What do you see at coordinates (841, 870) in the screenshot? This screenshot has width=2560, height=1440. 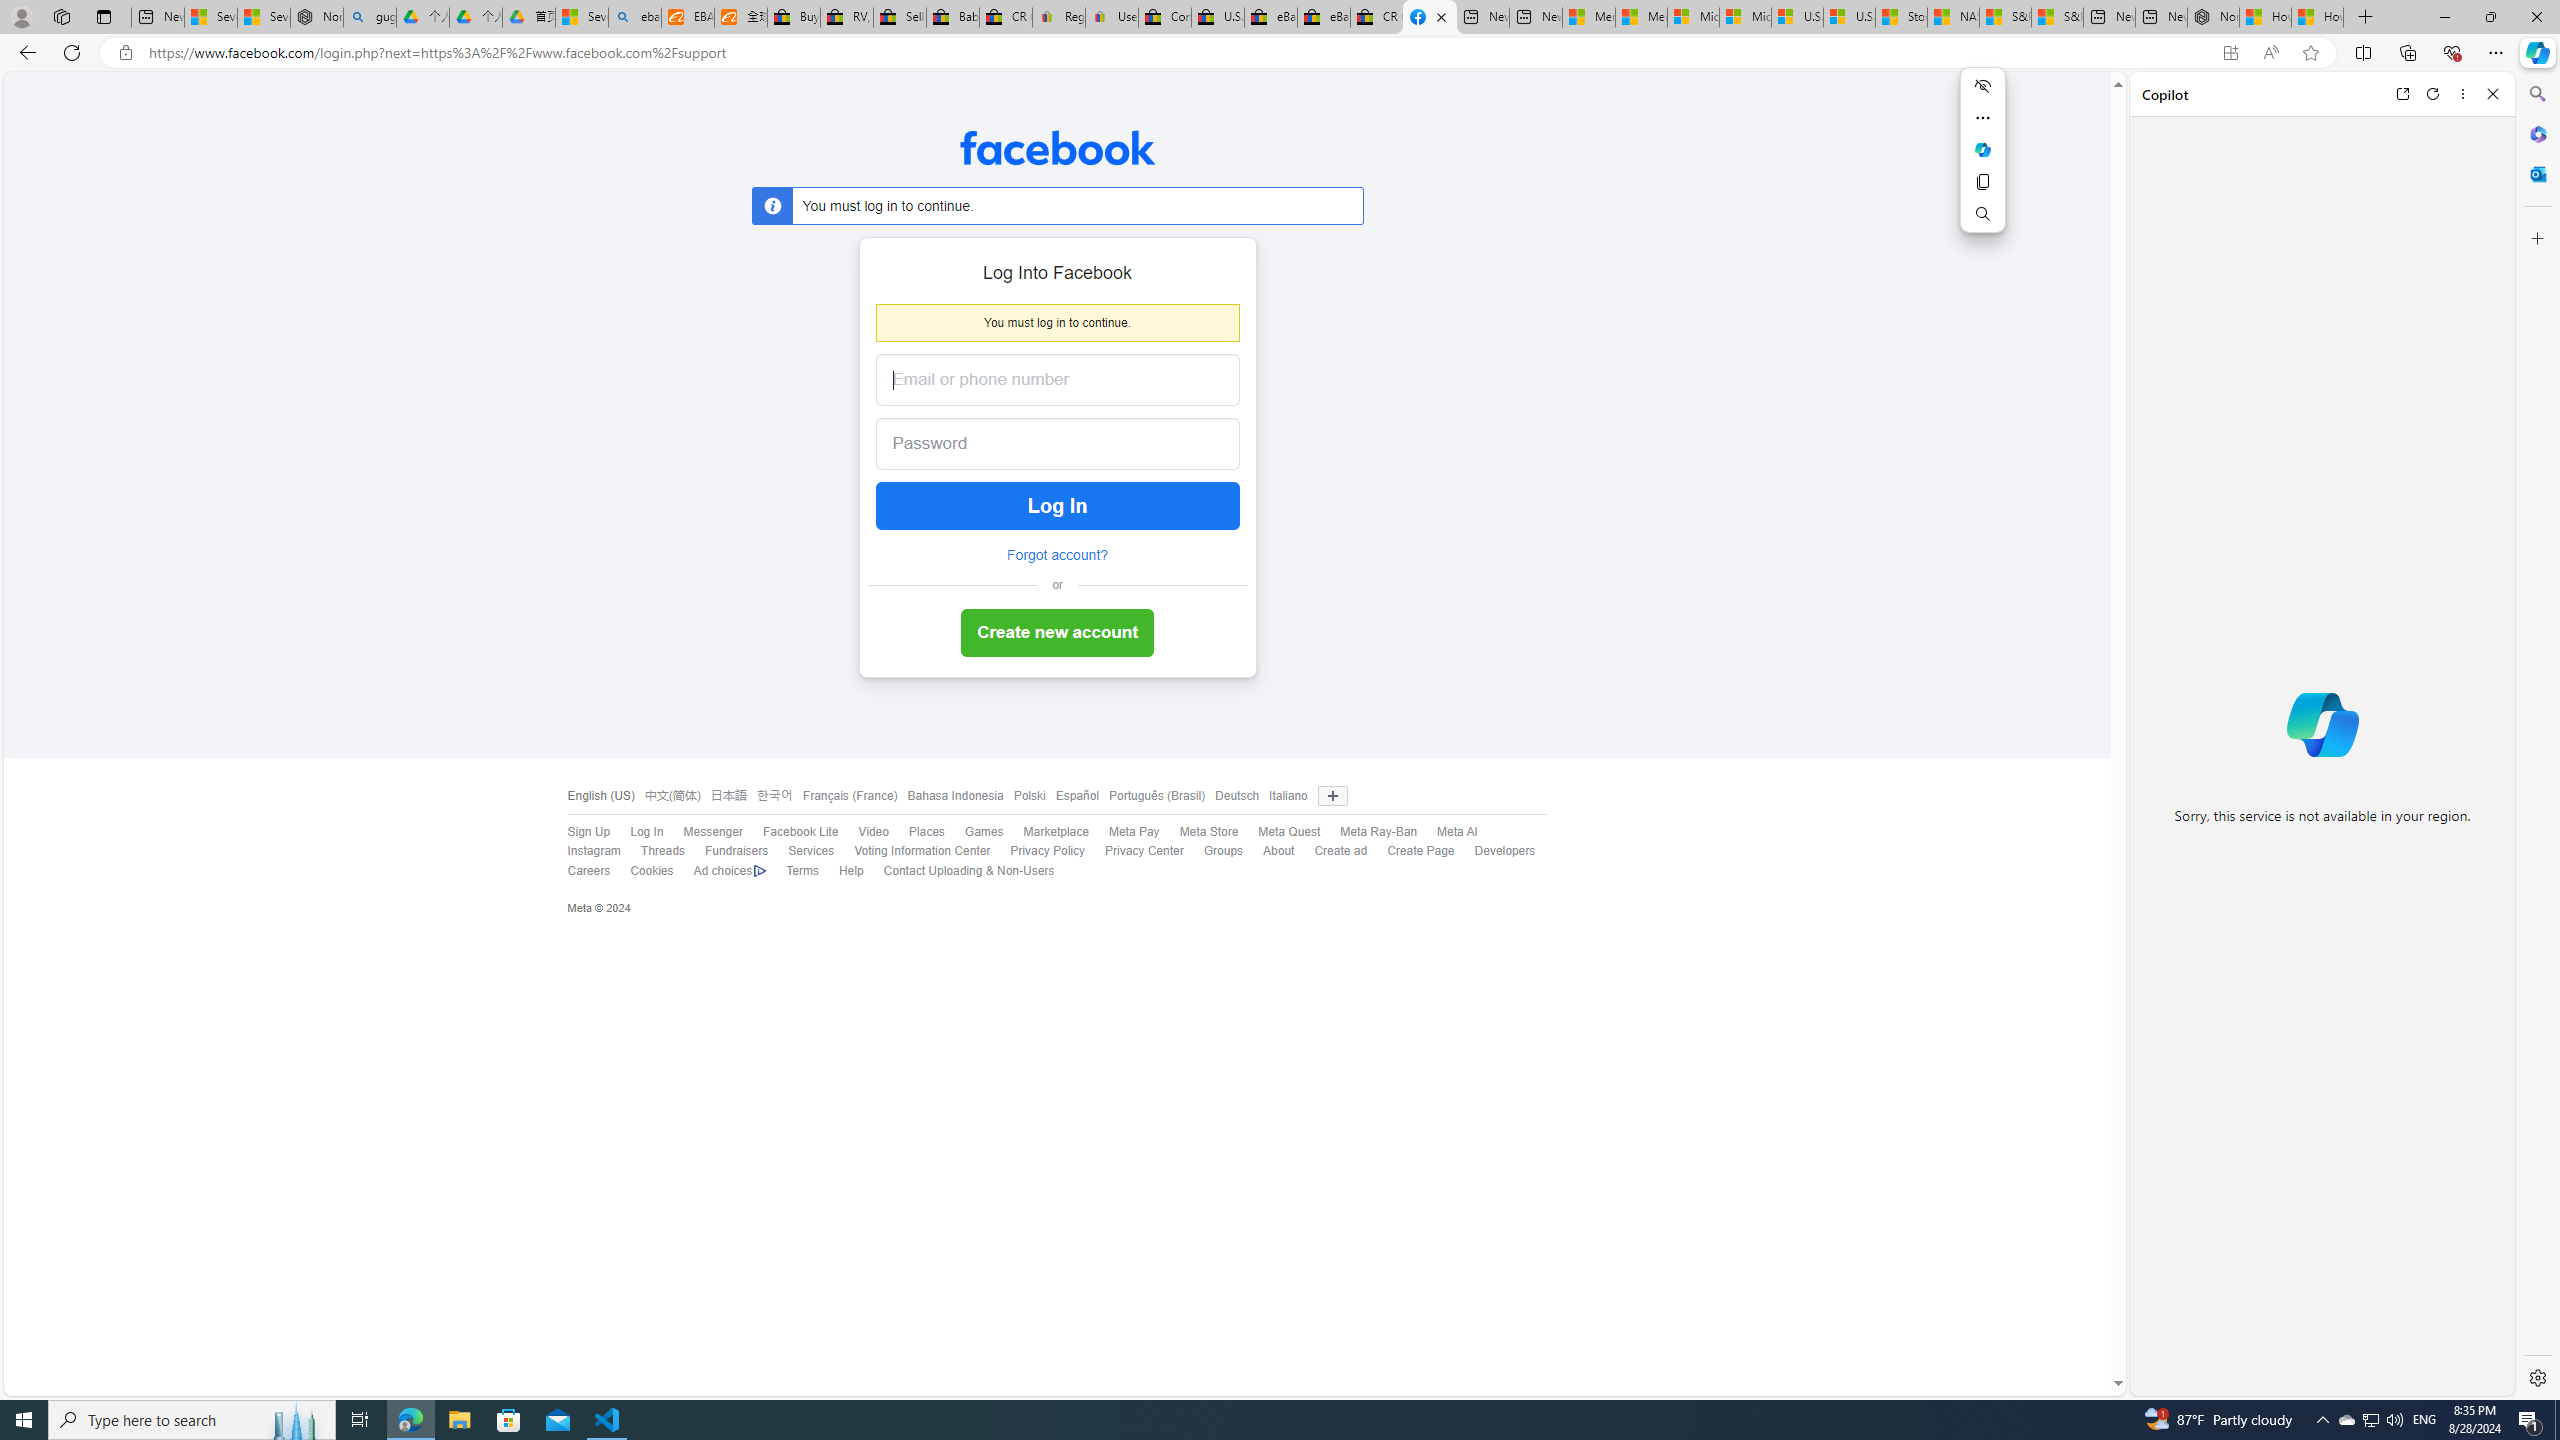 I see `'Help'` at bounding box center [841, 870].